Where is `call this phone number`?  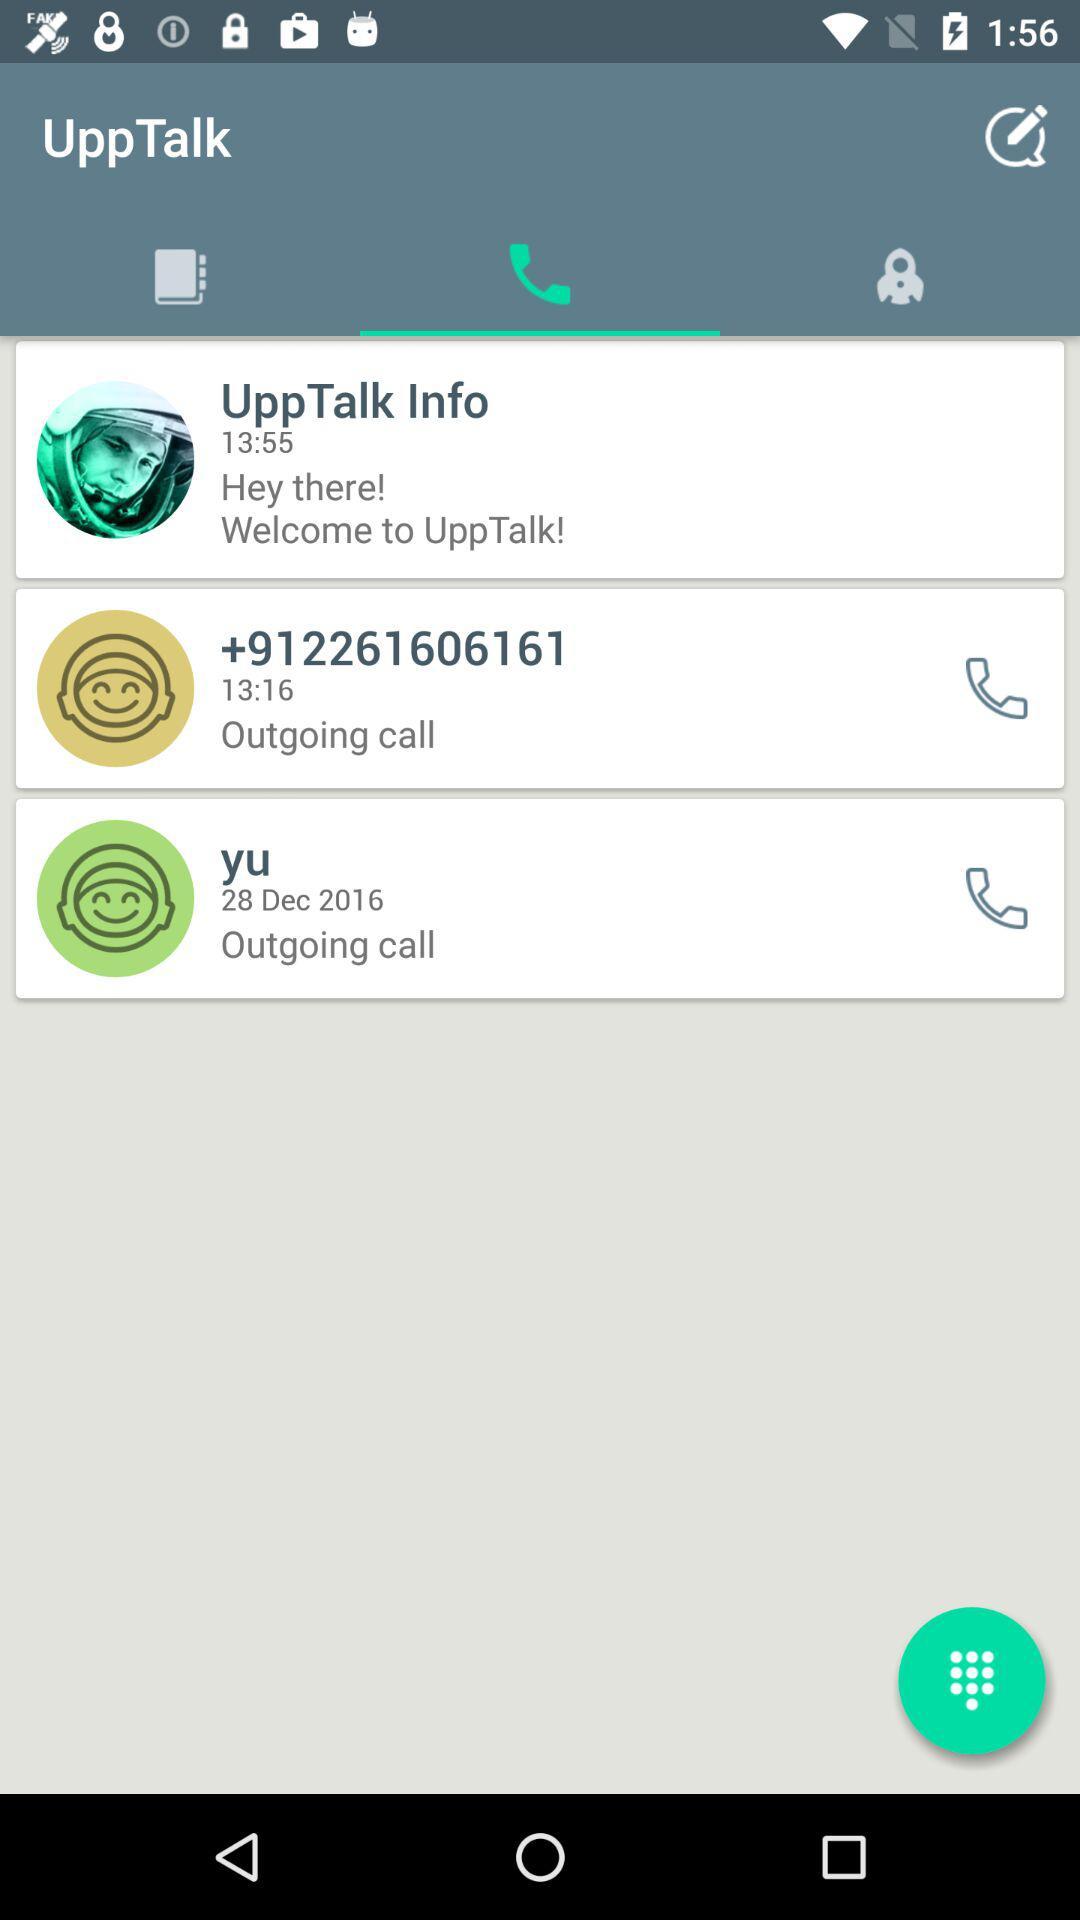
call this phone number is located at coordinates (1009, 688).